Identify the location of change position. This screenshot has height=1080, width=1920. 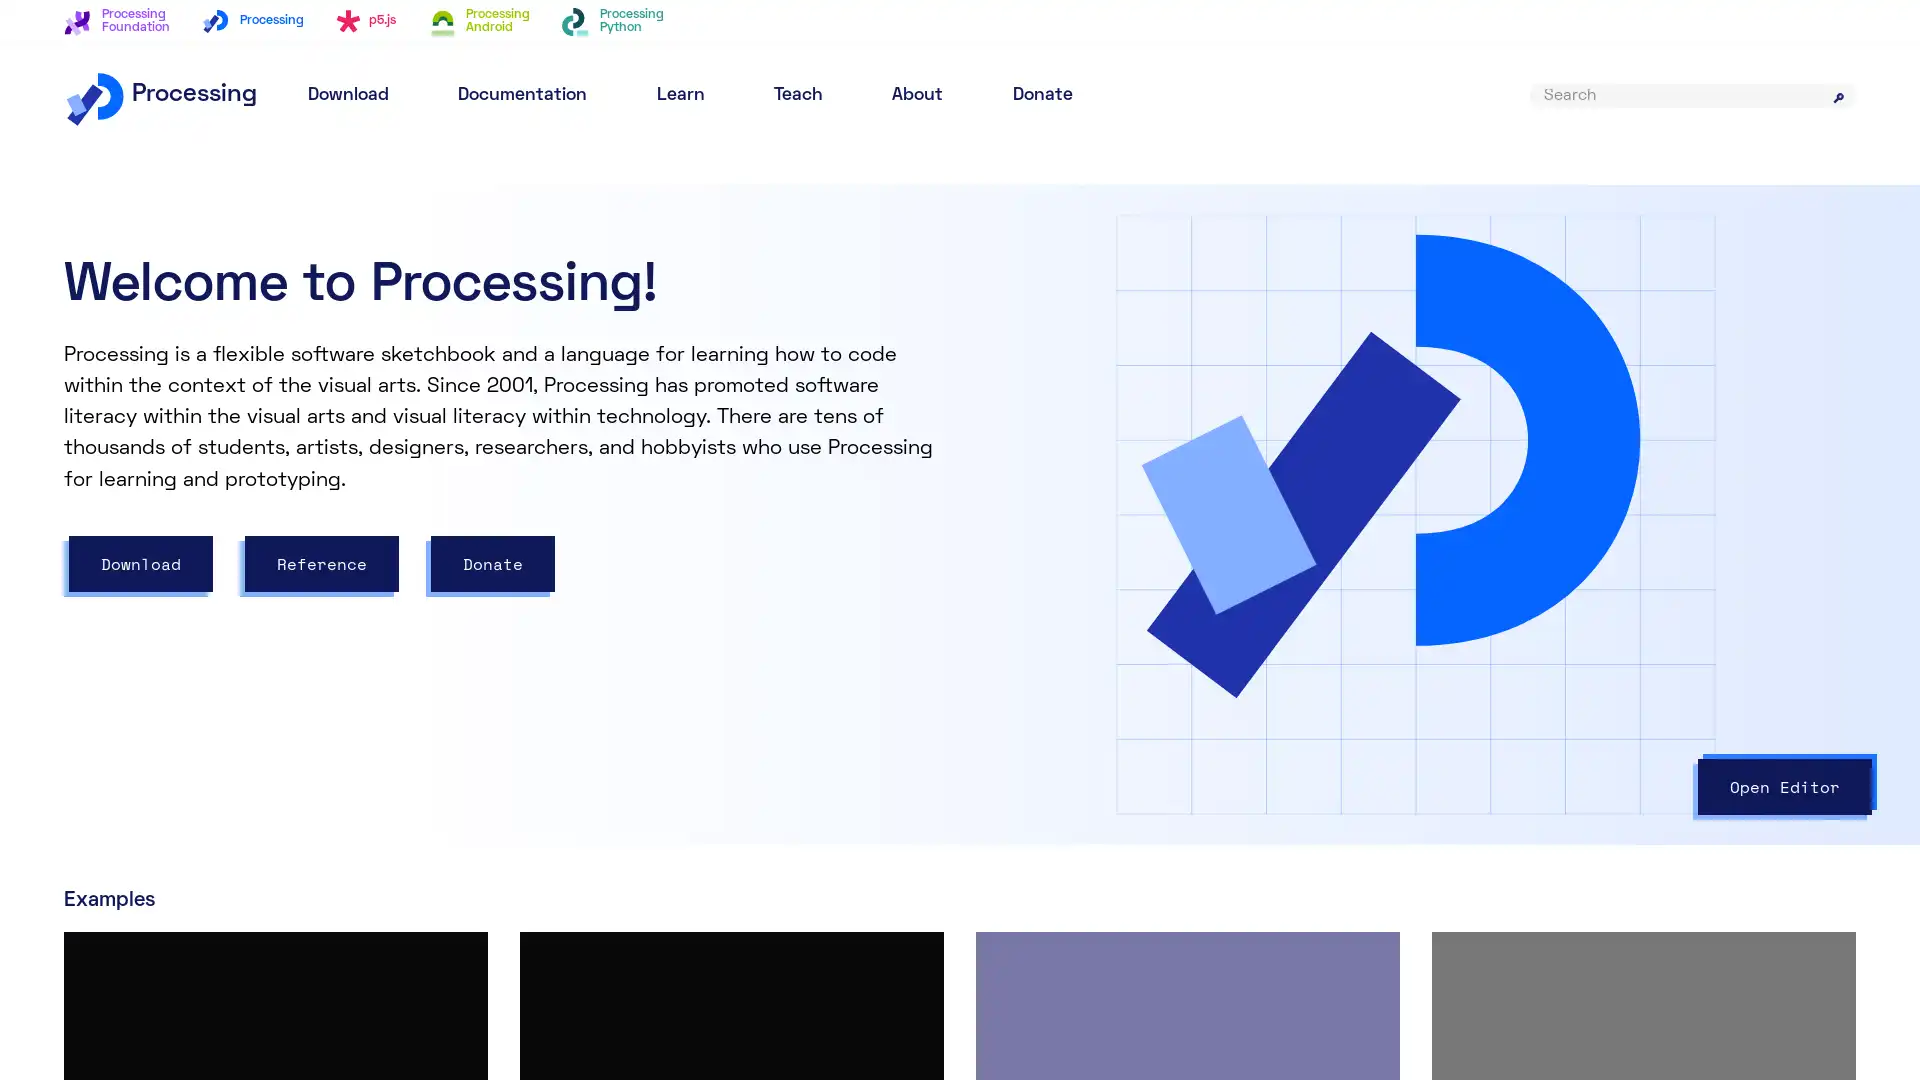
(1255, 616).